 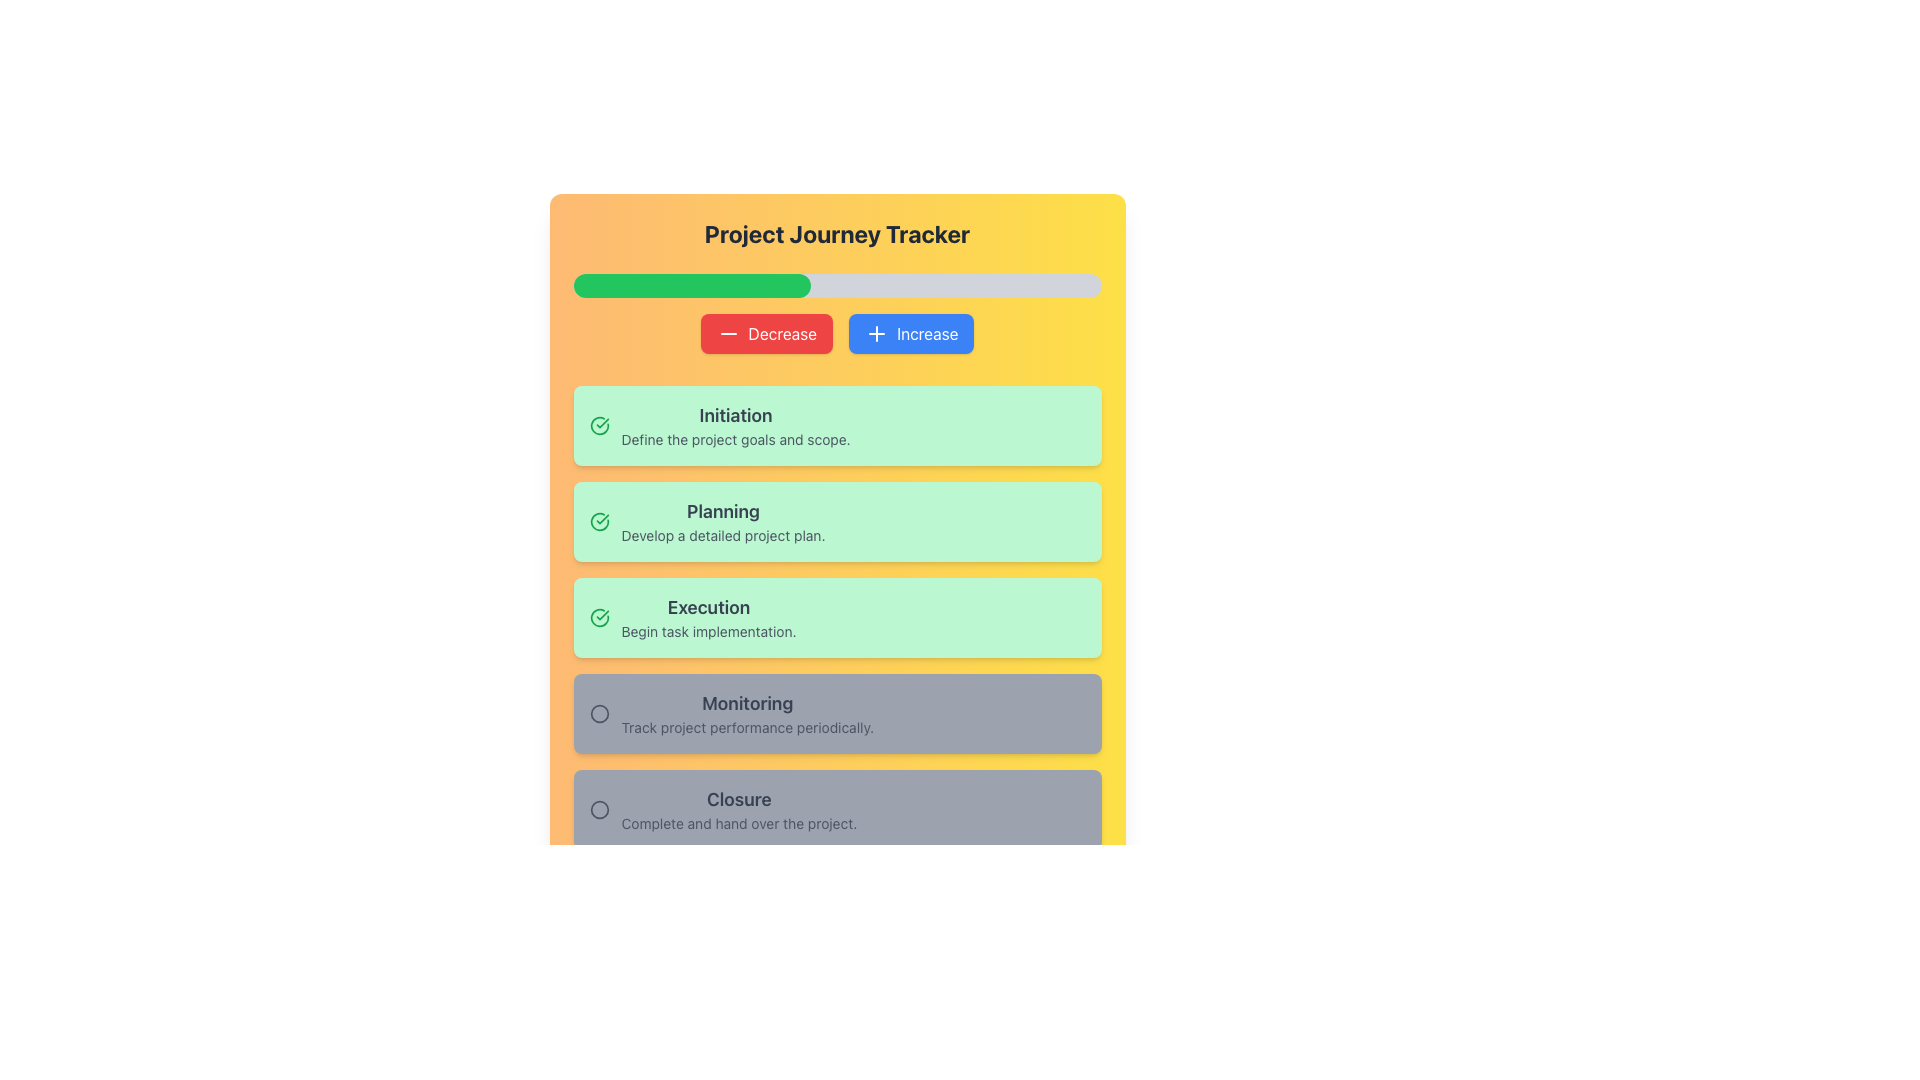 I want to click on the completion icon located adjacent to the text 'Planning' in the project journey tracker interface, so click(x=598, y=520).